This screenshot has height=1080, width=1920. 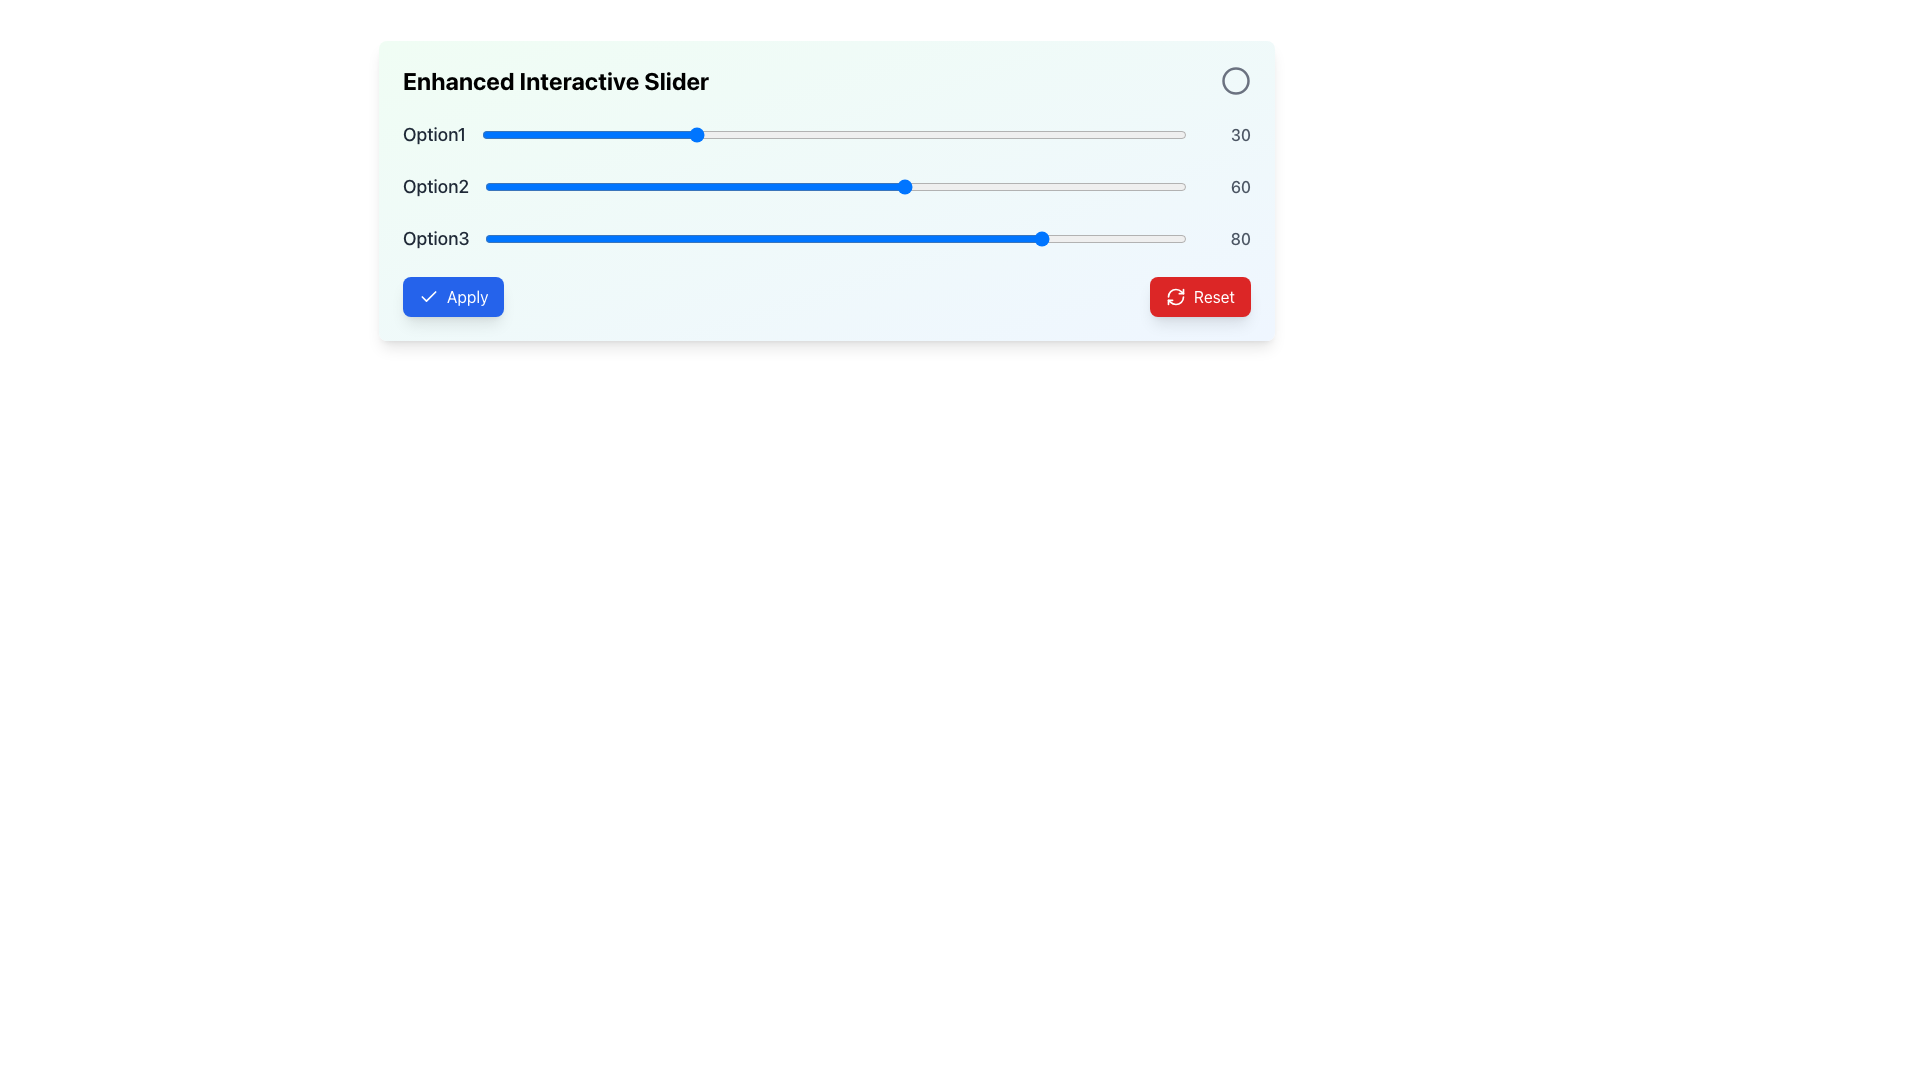 I want to click on the value of the slider, so click(x=693, y=135).